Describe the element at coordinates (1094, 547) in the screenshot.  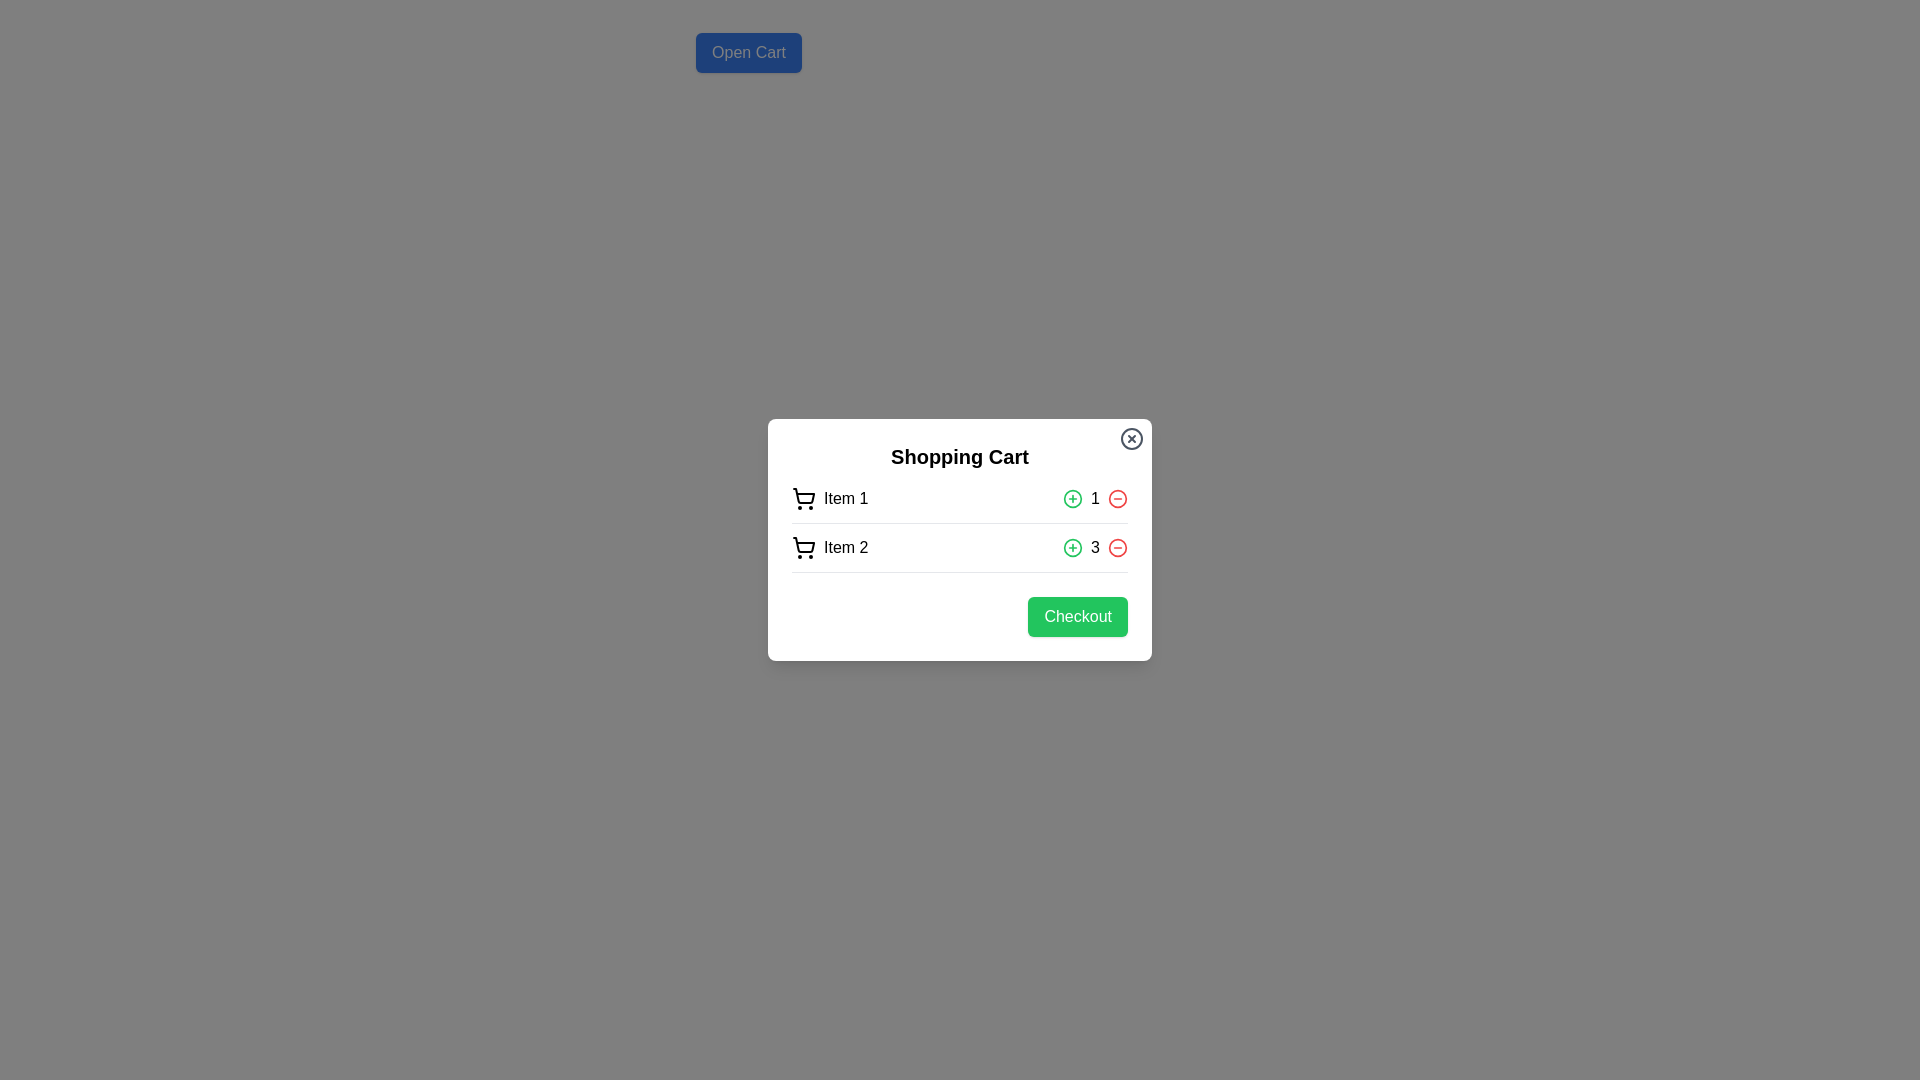
I see `the numeral '3' displayed in bold, dark font, which indicates the quantity for 'Item 2' in the shopping cart interface, centrally located between the two circular buttons` at that location.